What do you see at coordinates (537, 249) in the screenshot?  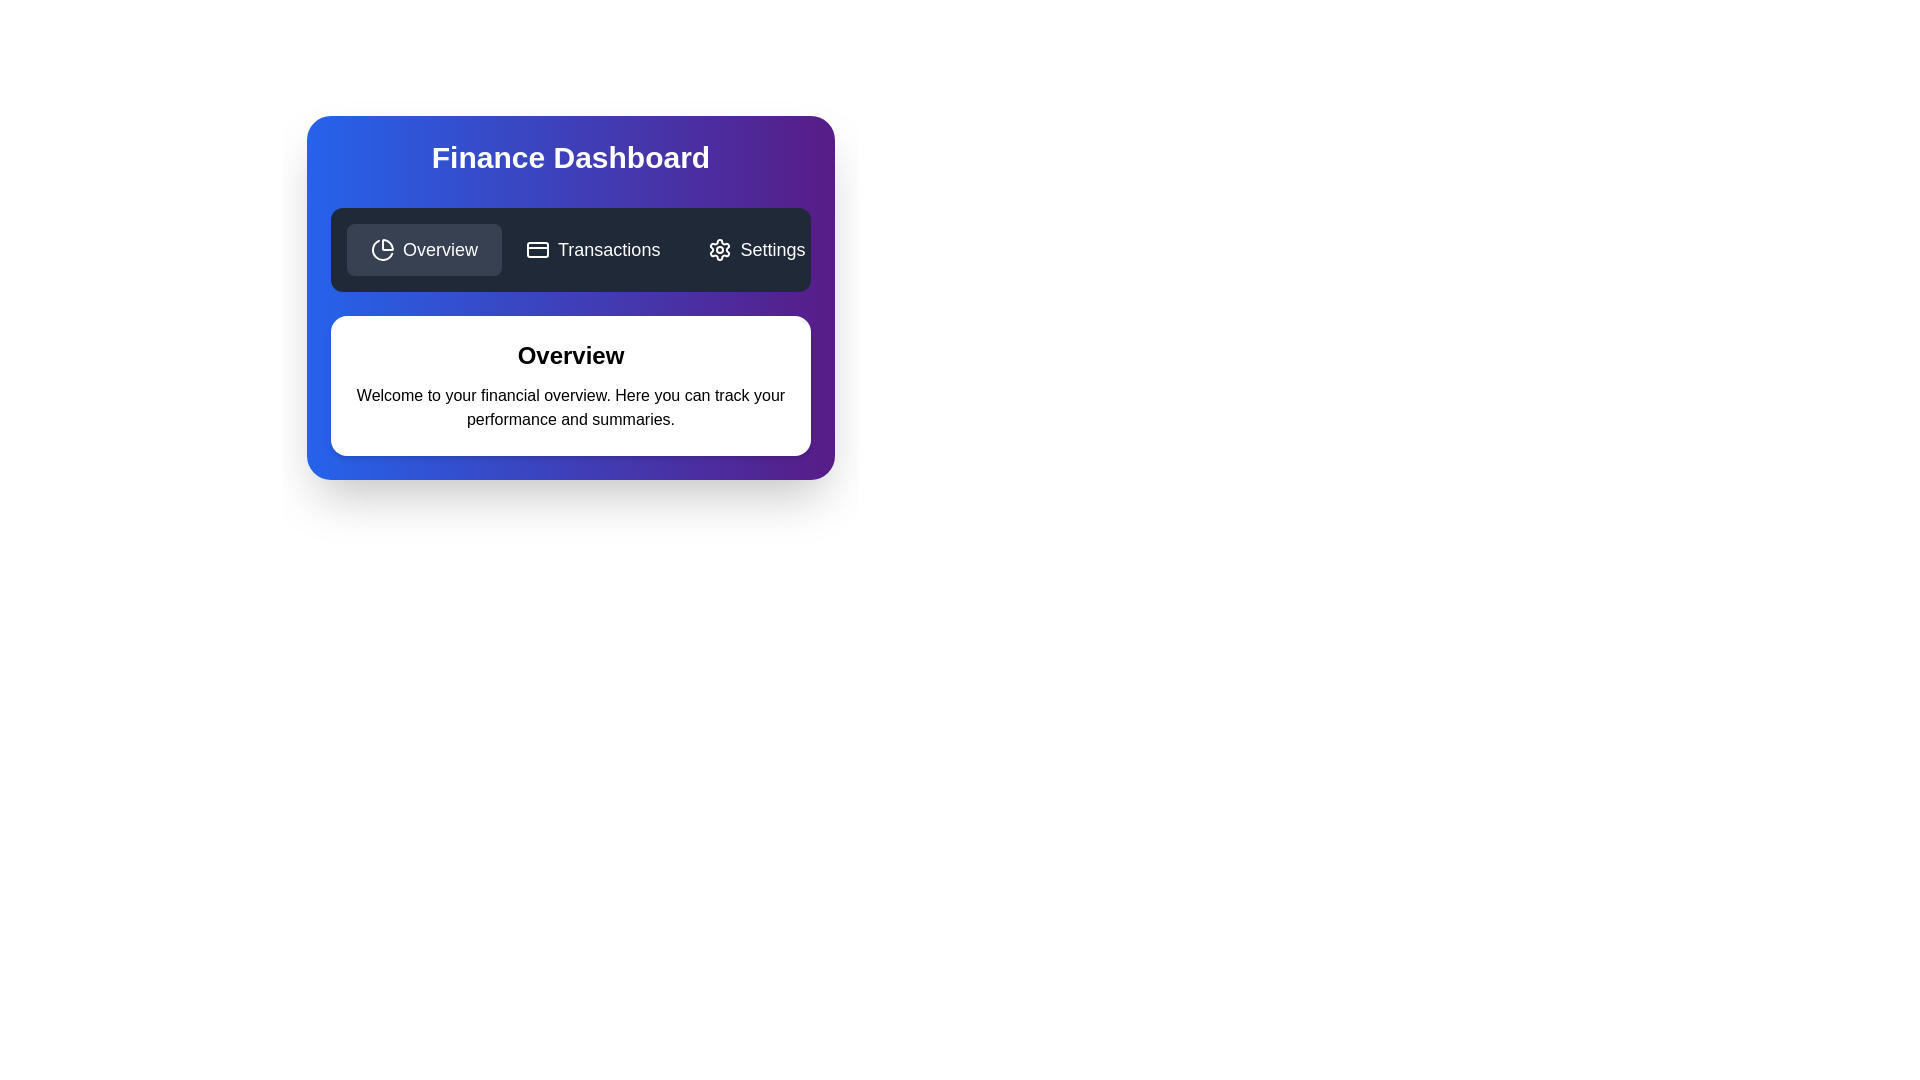 I see `the 'Transactions' button associated with the credit card icon, which is styled in minimalistic line art and positioned next to the 'Transactions' text` at bounding box center [537, 249].